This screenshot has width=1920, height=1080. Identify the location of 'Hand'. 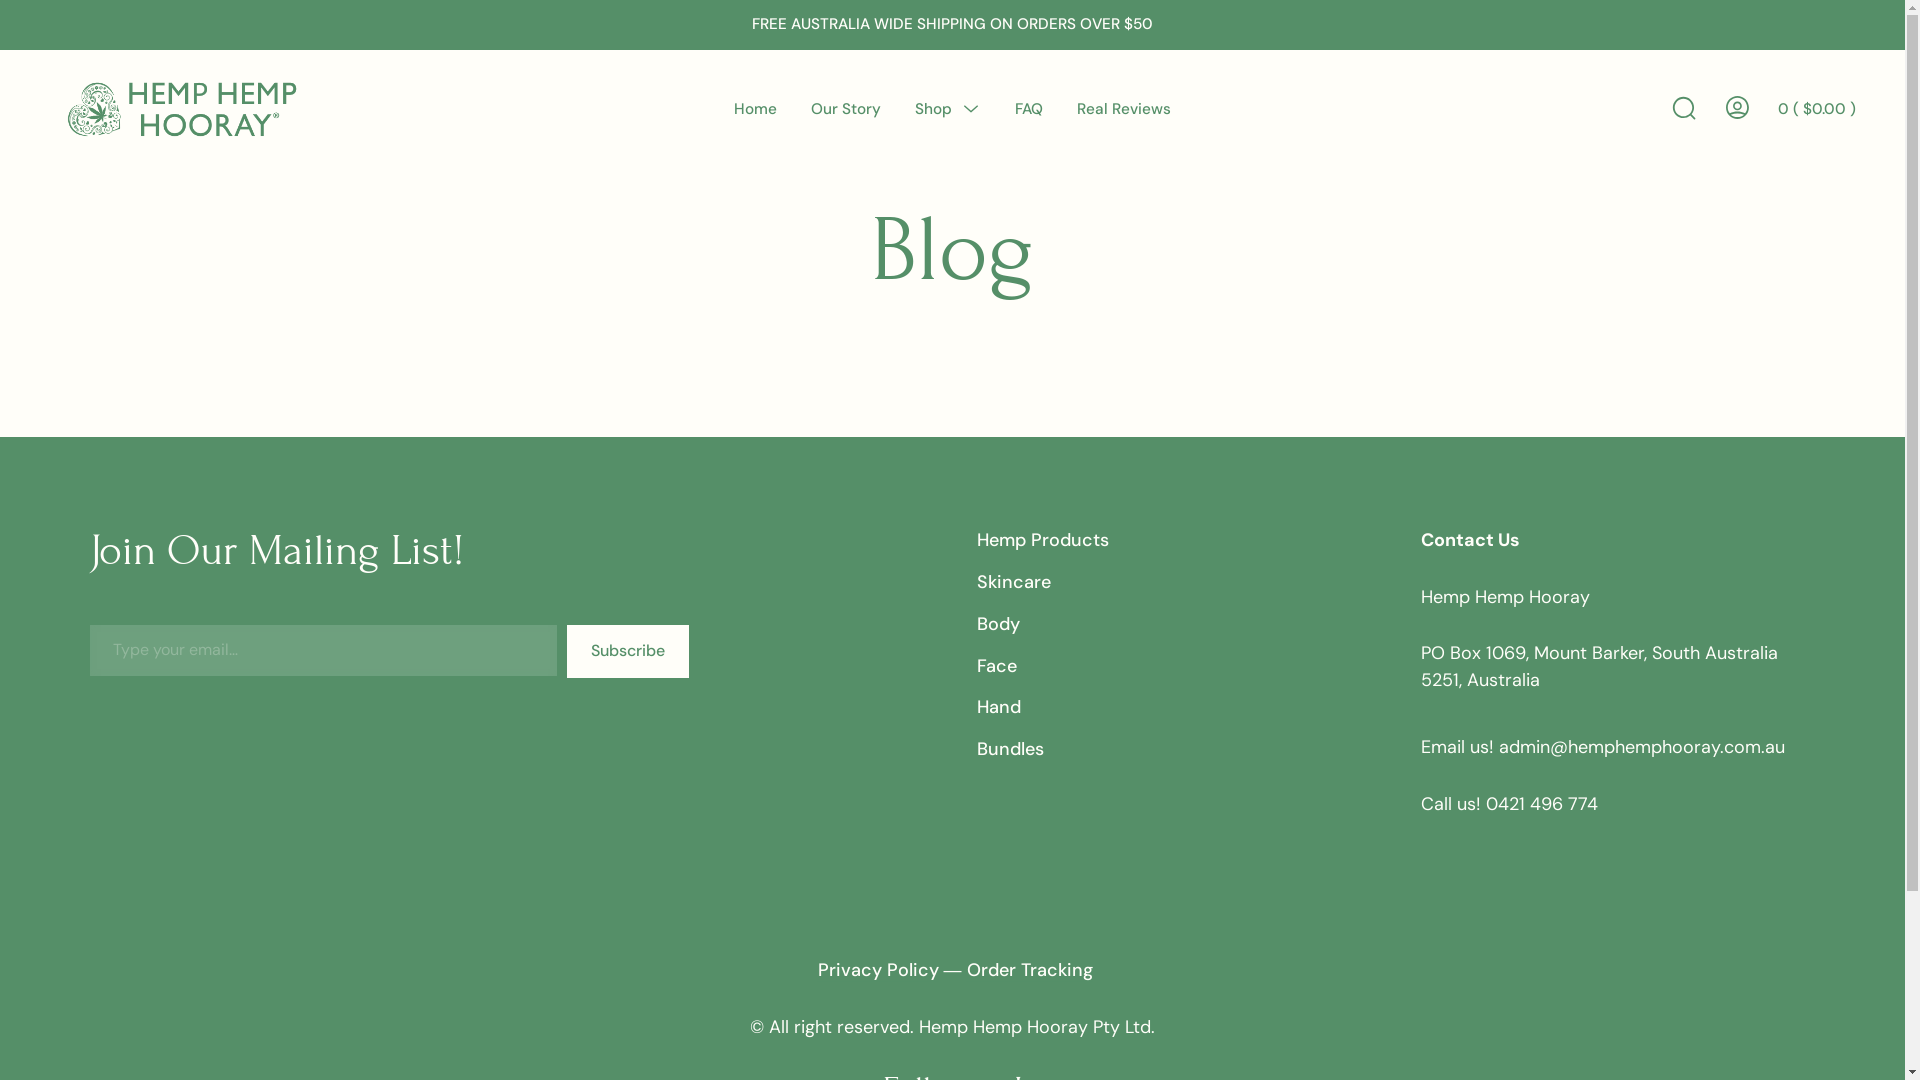
(998, 705).